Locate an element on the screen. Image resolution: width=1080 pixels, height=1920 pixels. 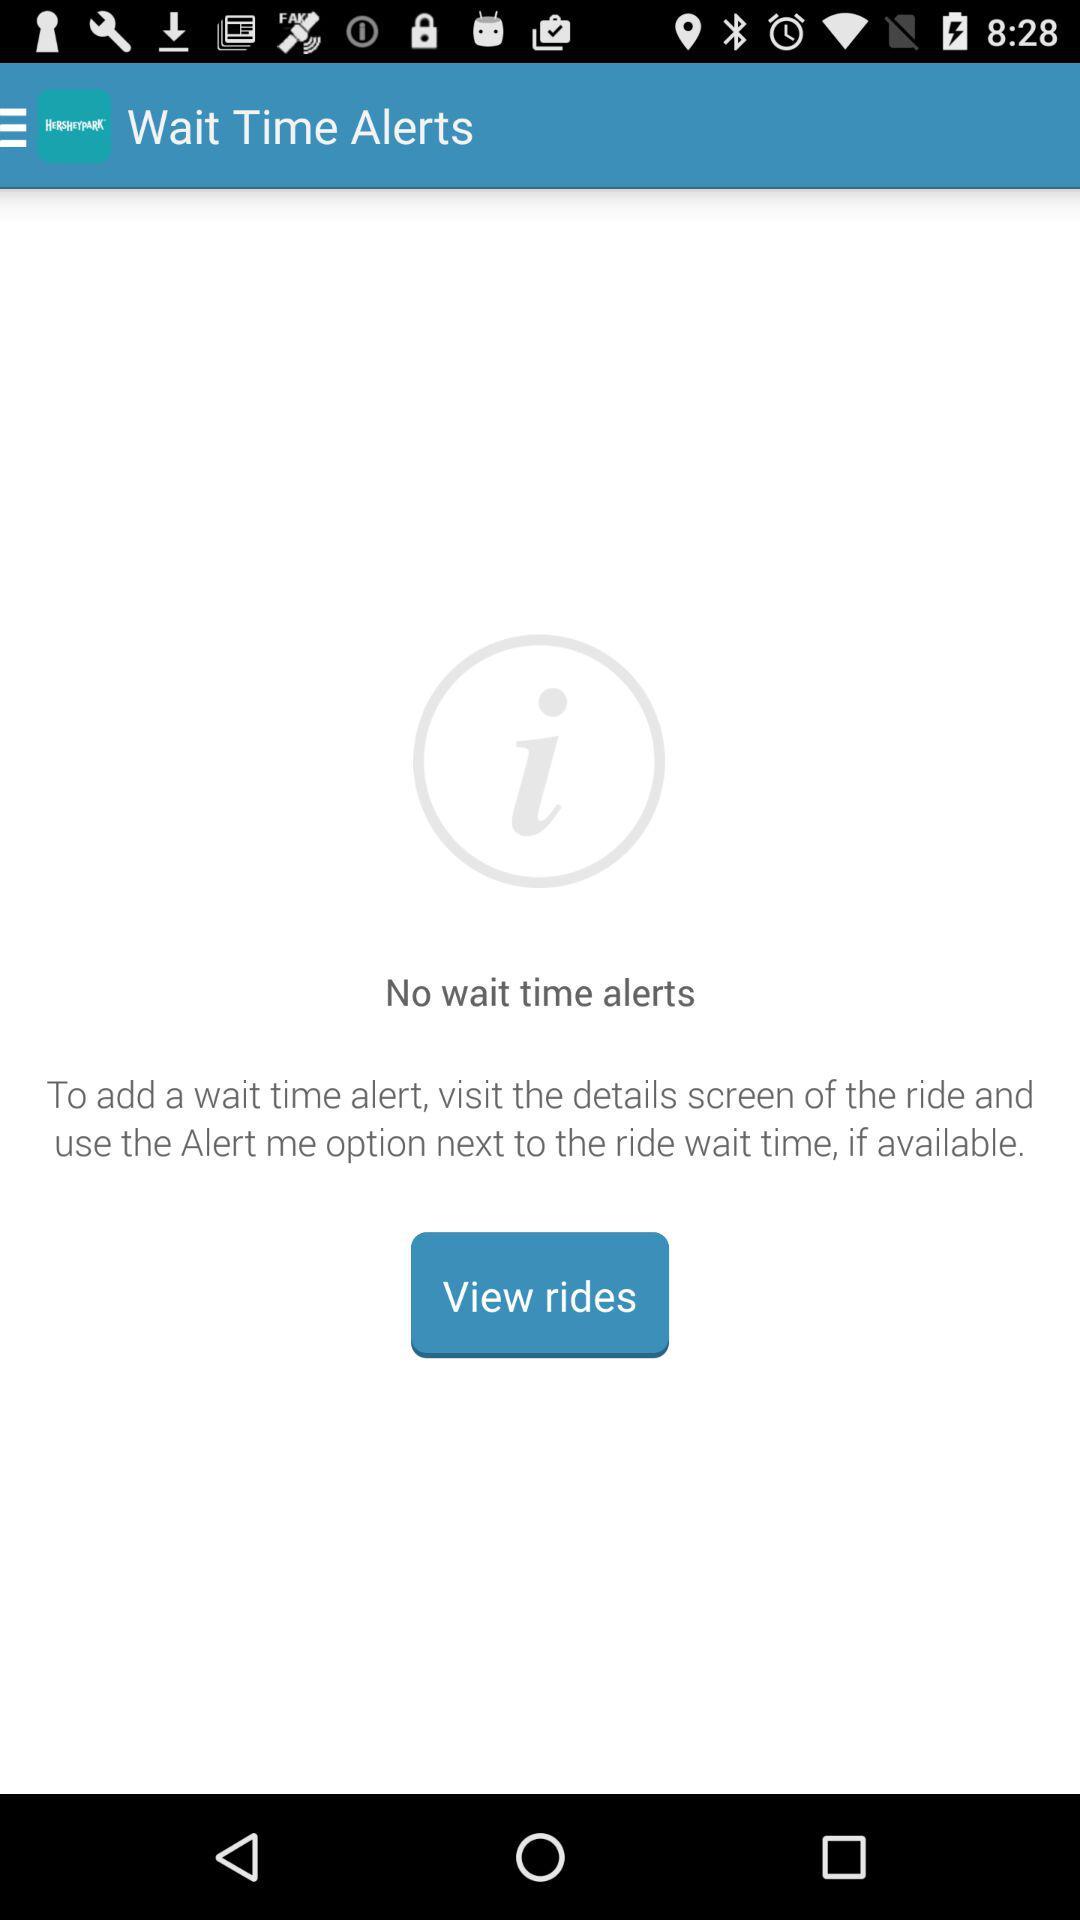
the icon at the bottom is located at coordinates (540, 1295).